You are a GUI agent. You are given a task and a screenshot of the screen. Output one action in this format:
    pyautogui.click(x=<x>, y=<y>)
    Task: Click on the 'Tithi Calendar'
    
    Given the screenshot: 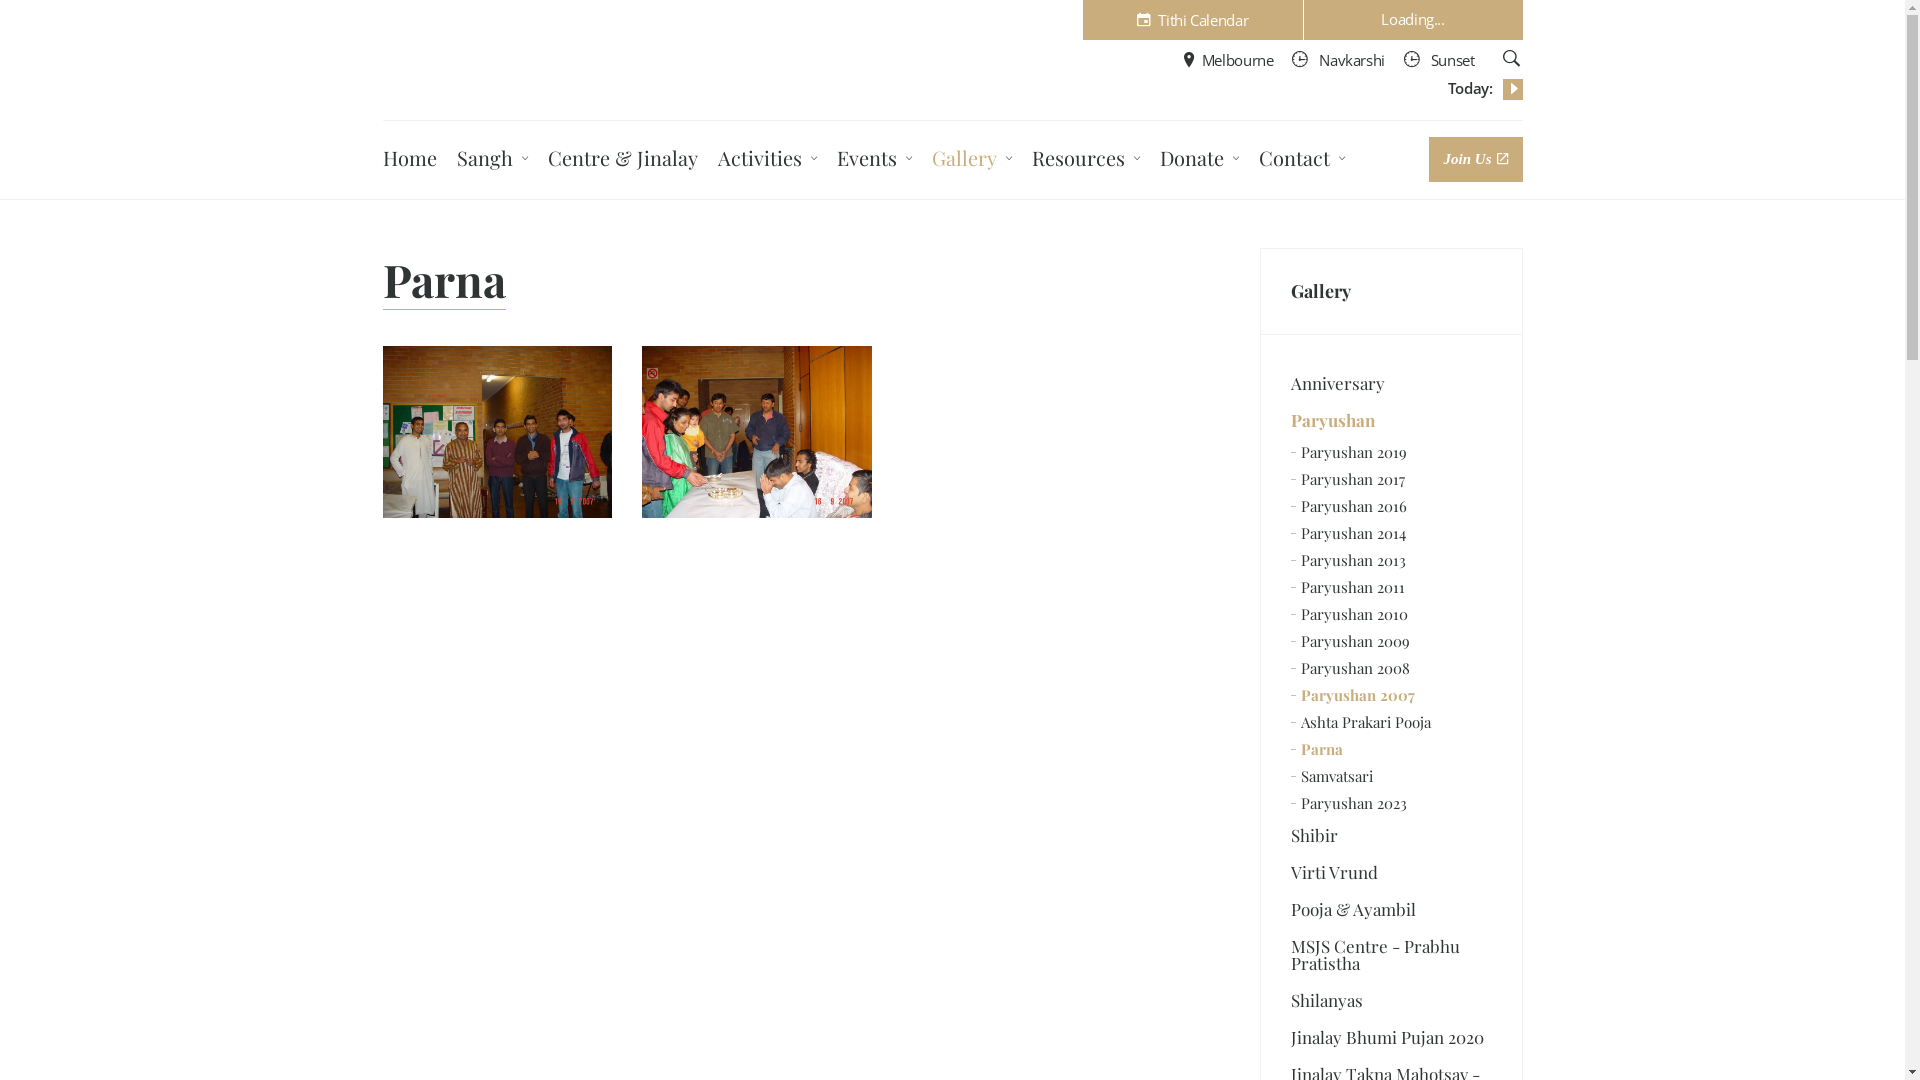 What is the action you would take?
    pyautogui.click(x=1191, y=19)
    